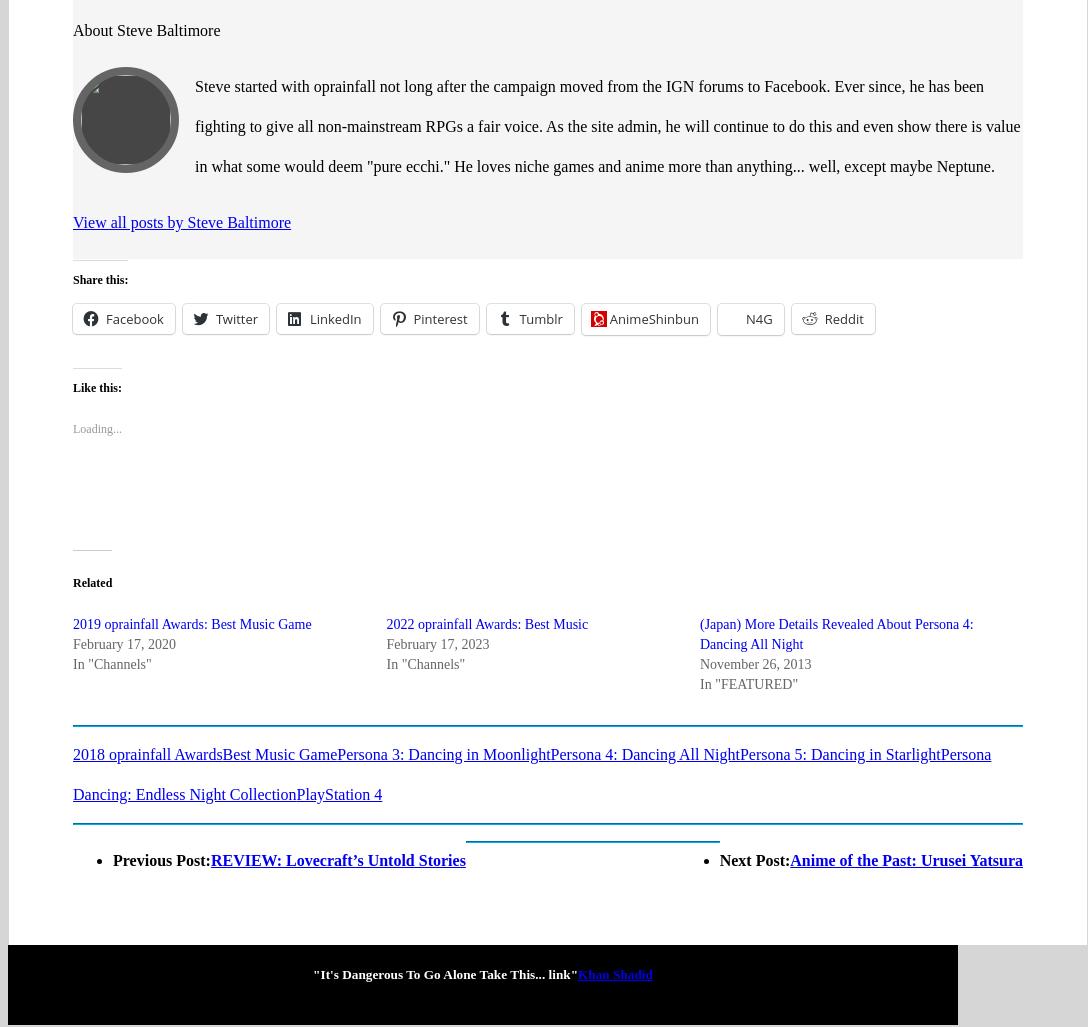 This screenshot has width=1088, height=1027. I want to click on 'AnimeShinbun', so click(653, 241).